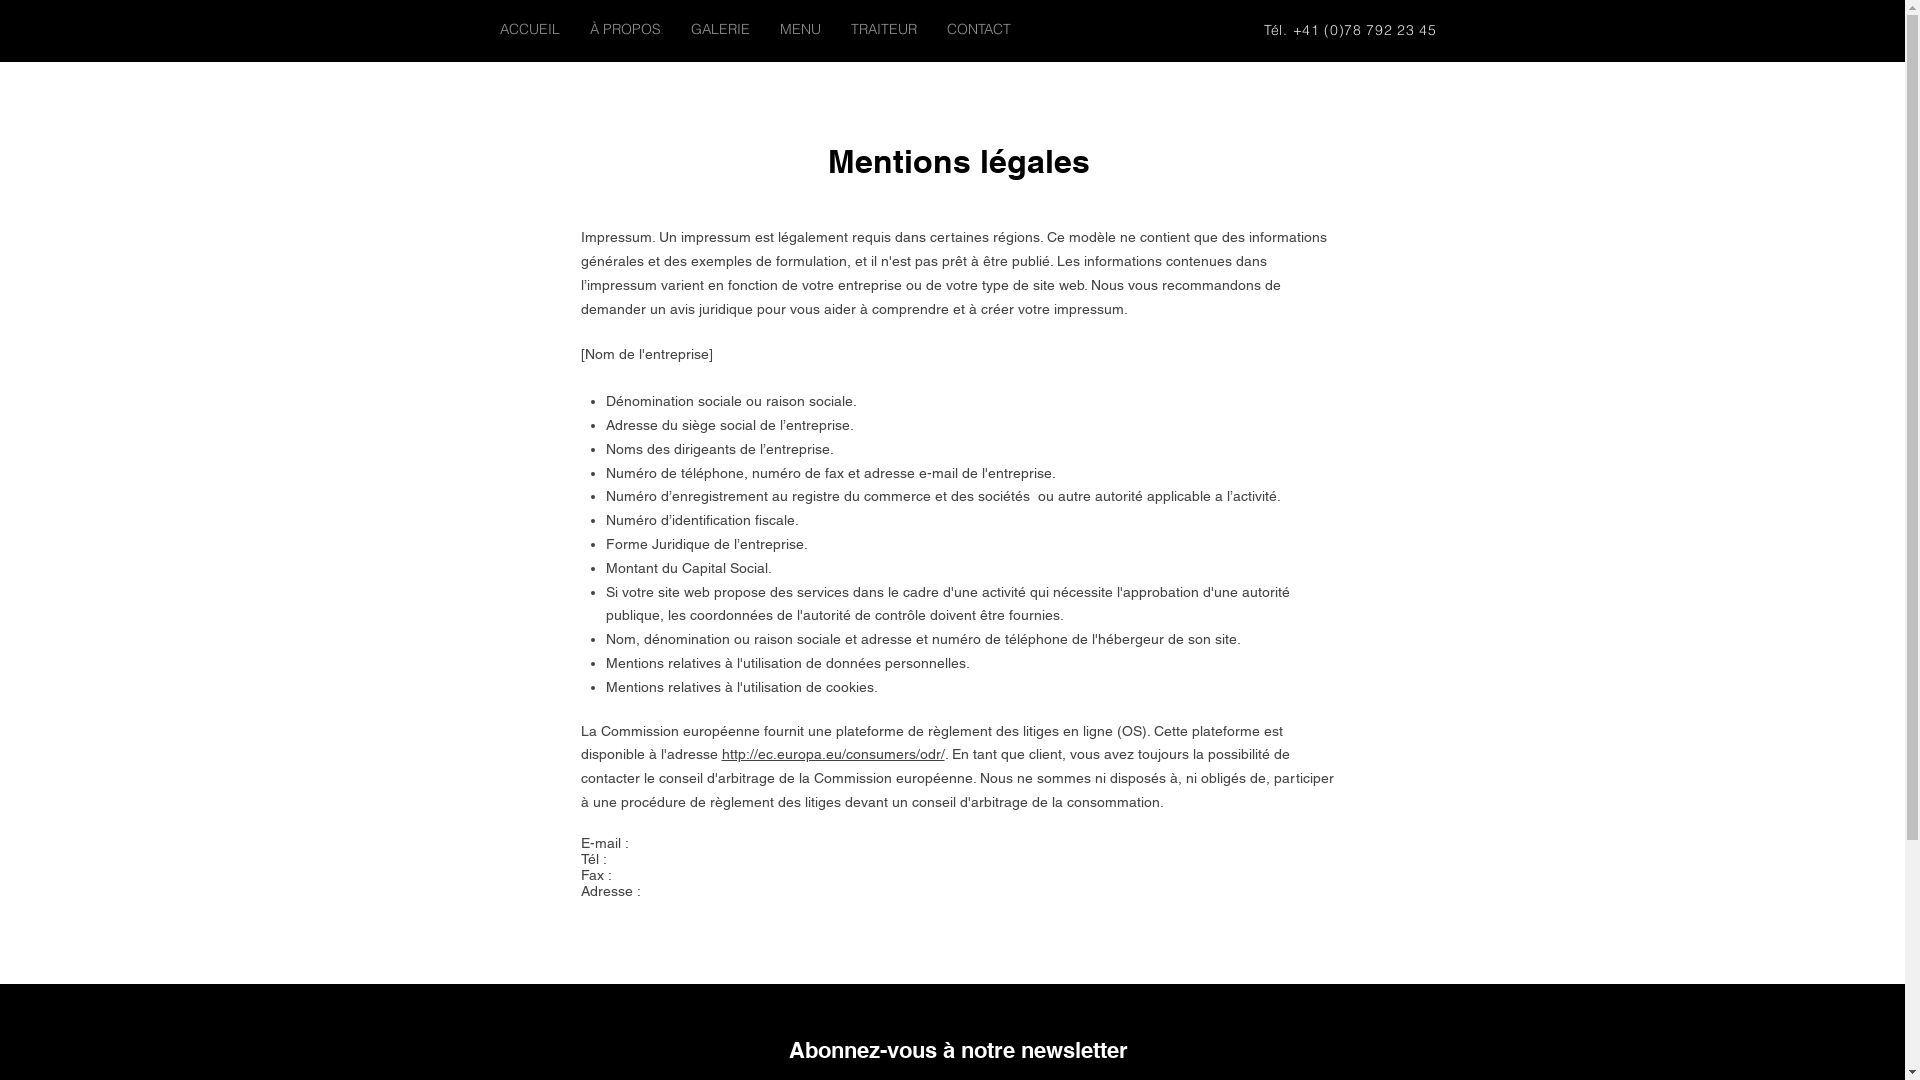 Image resolution: width=1920 pixels, height=1080 pixels. I want to click on 'http://ec.europa.eu/consumers/odr/', so click(833, 753).